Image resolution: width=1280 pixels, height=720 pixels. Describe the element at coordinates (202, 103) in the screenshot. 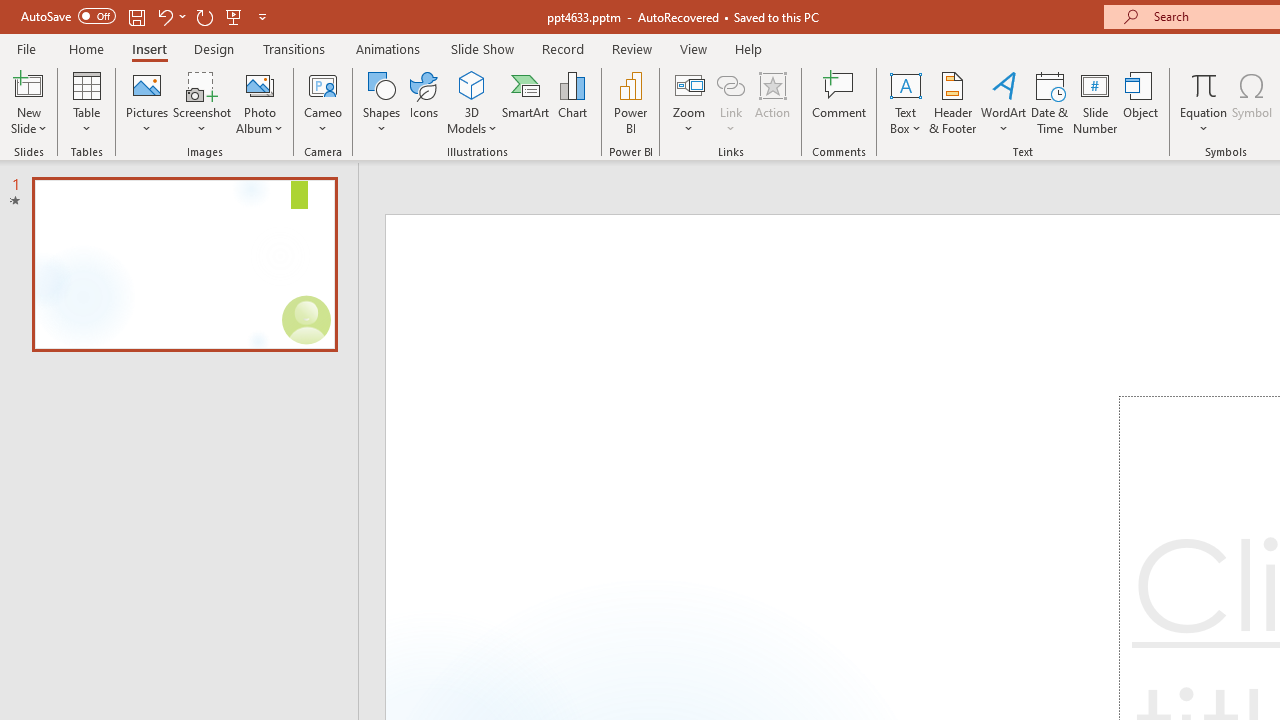

I see `'Screenshot'` at that location.